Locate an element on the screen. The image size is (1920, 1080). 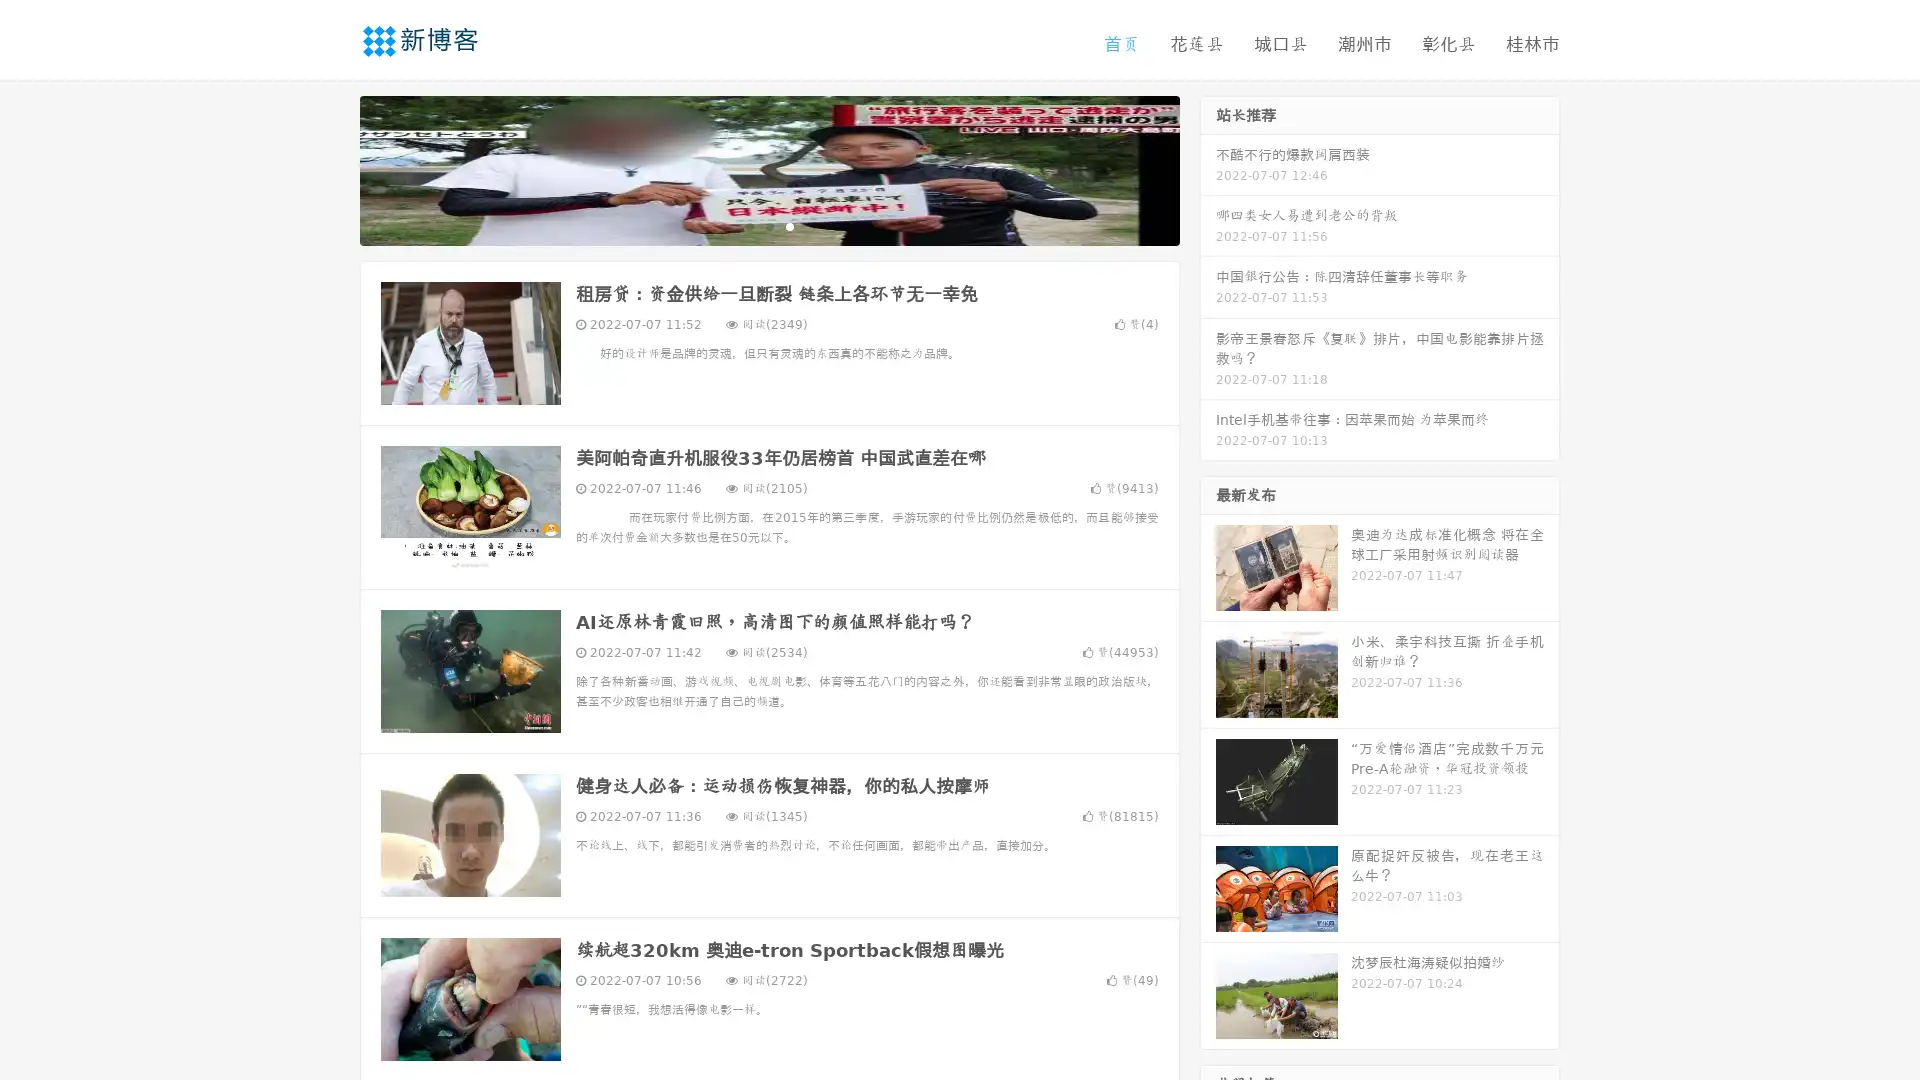
Go to slide 1 is located at coordinates (748, 225).